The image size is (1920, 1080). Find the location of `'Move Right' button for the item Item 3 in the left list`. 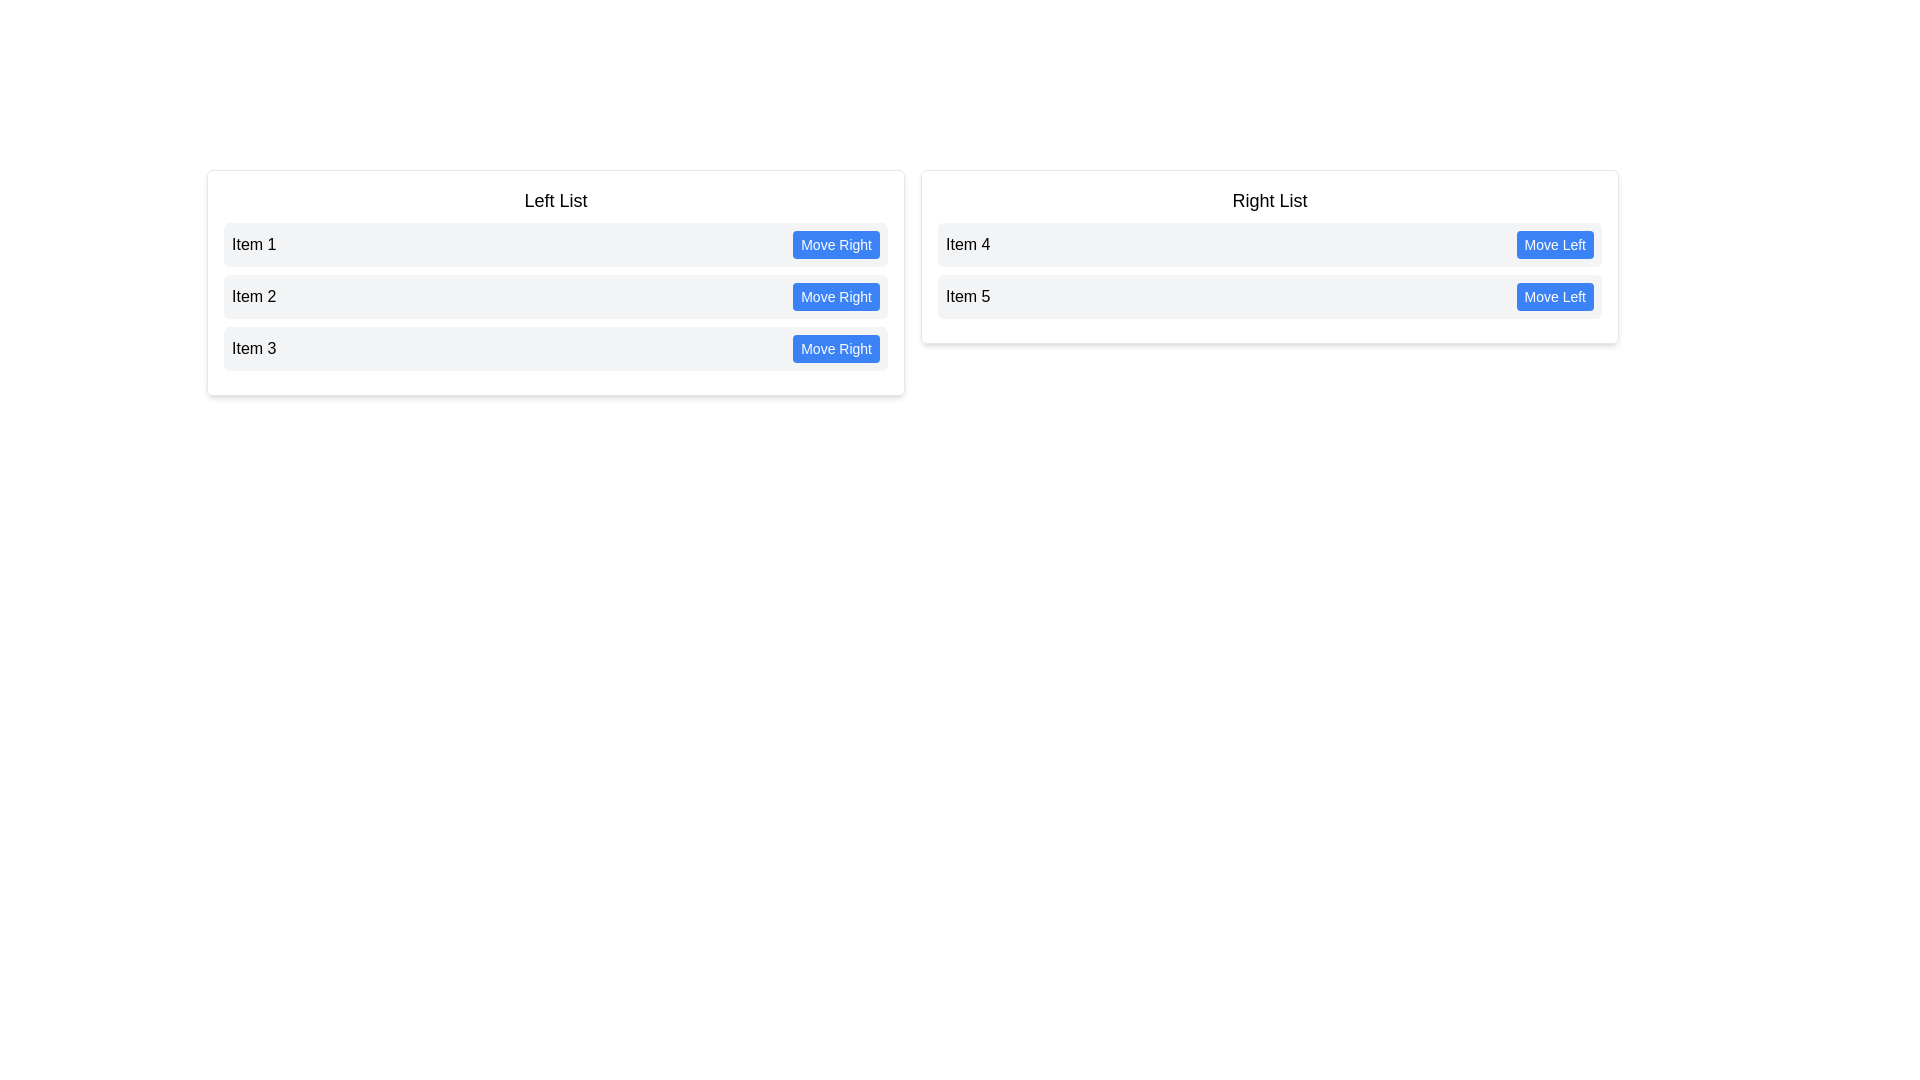

'Move Right' button for the item Item 3 in the left list is located at coordinates (836, 347).